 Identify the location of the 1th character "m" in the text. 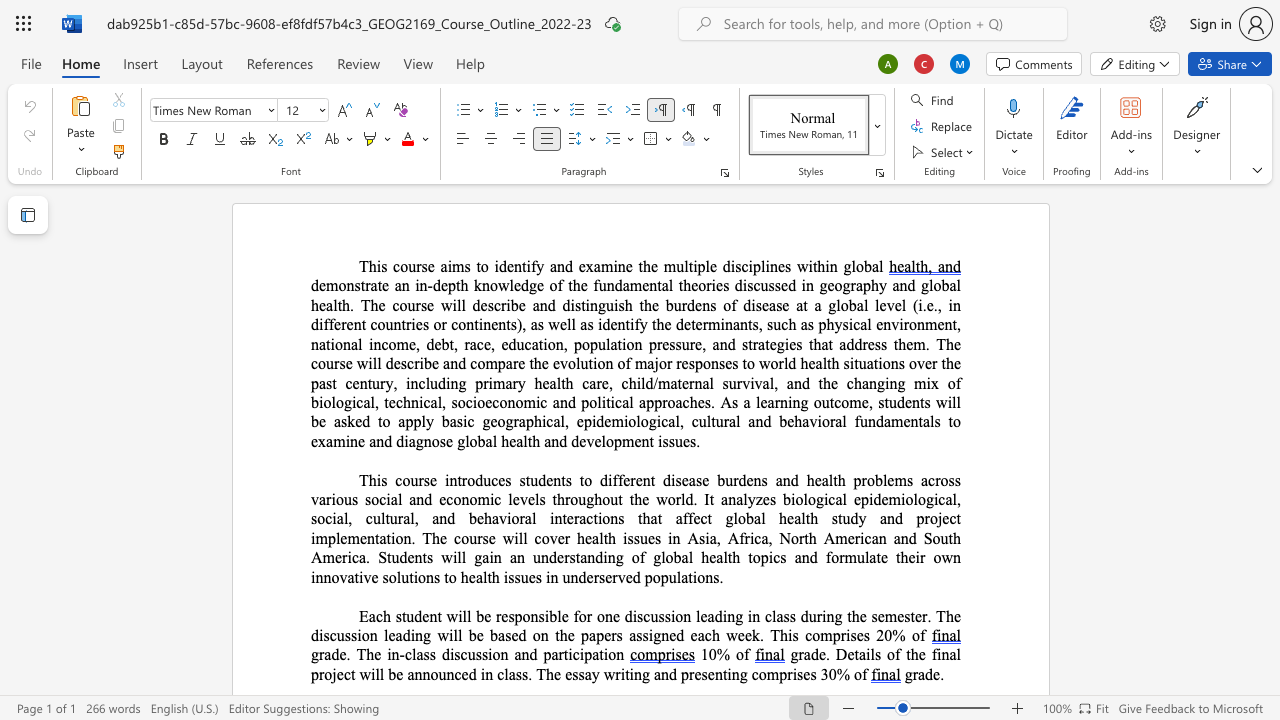
(529, 402).